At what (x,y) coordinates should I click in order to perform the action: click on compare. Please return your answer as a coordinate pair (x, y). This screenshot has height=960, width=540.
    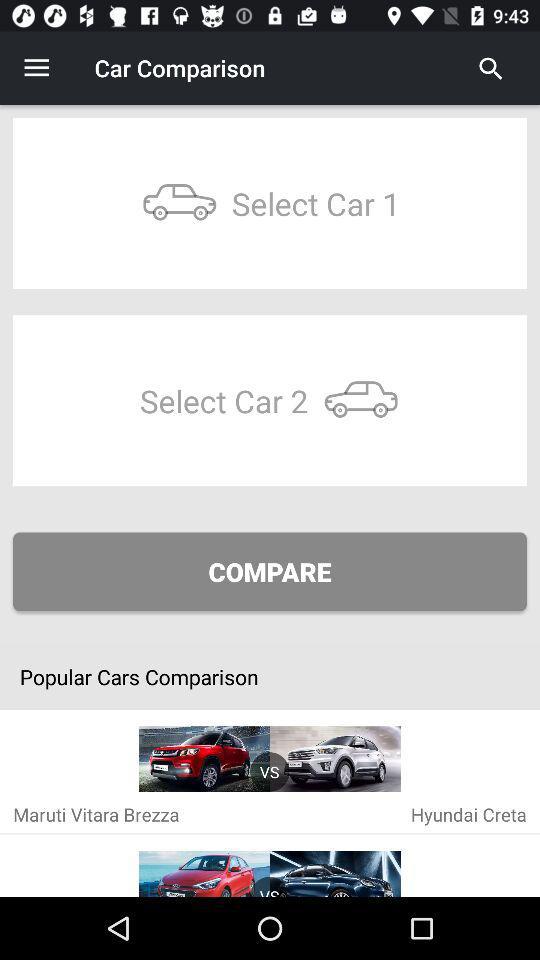
    Looking at the image, I should click on (270, 571).